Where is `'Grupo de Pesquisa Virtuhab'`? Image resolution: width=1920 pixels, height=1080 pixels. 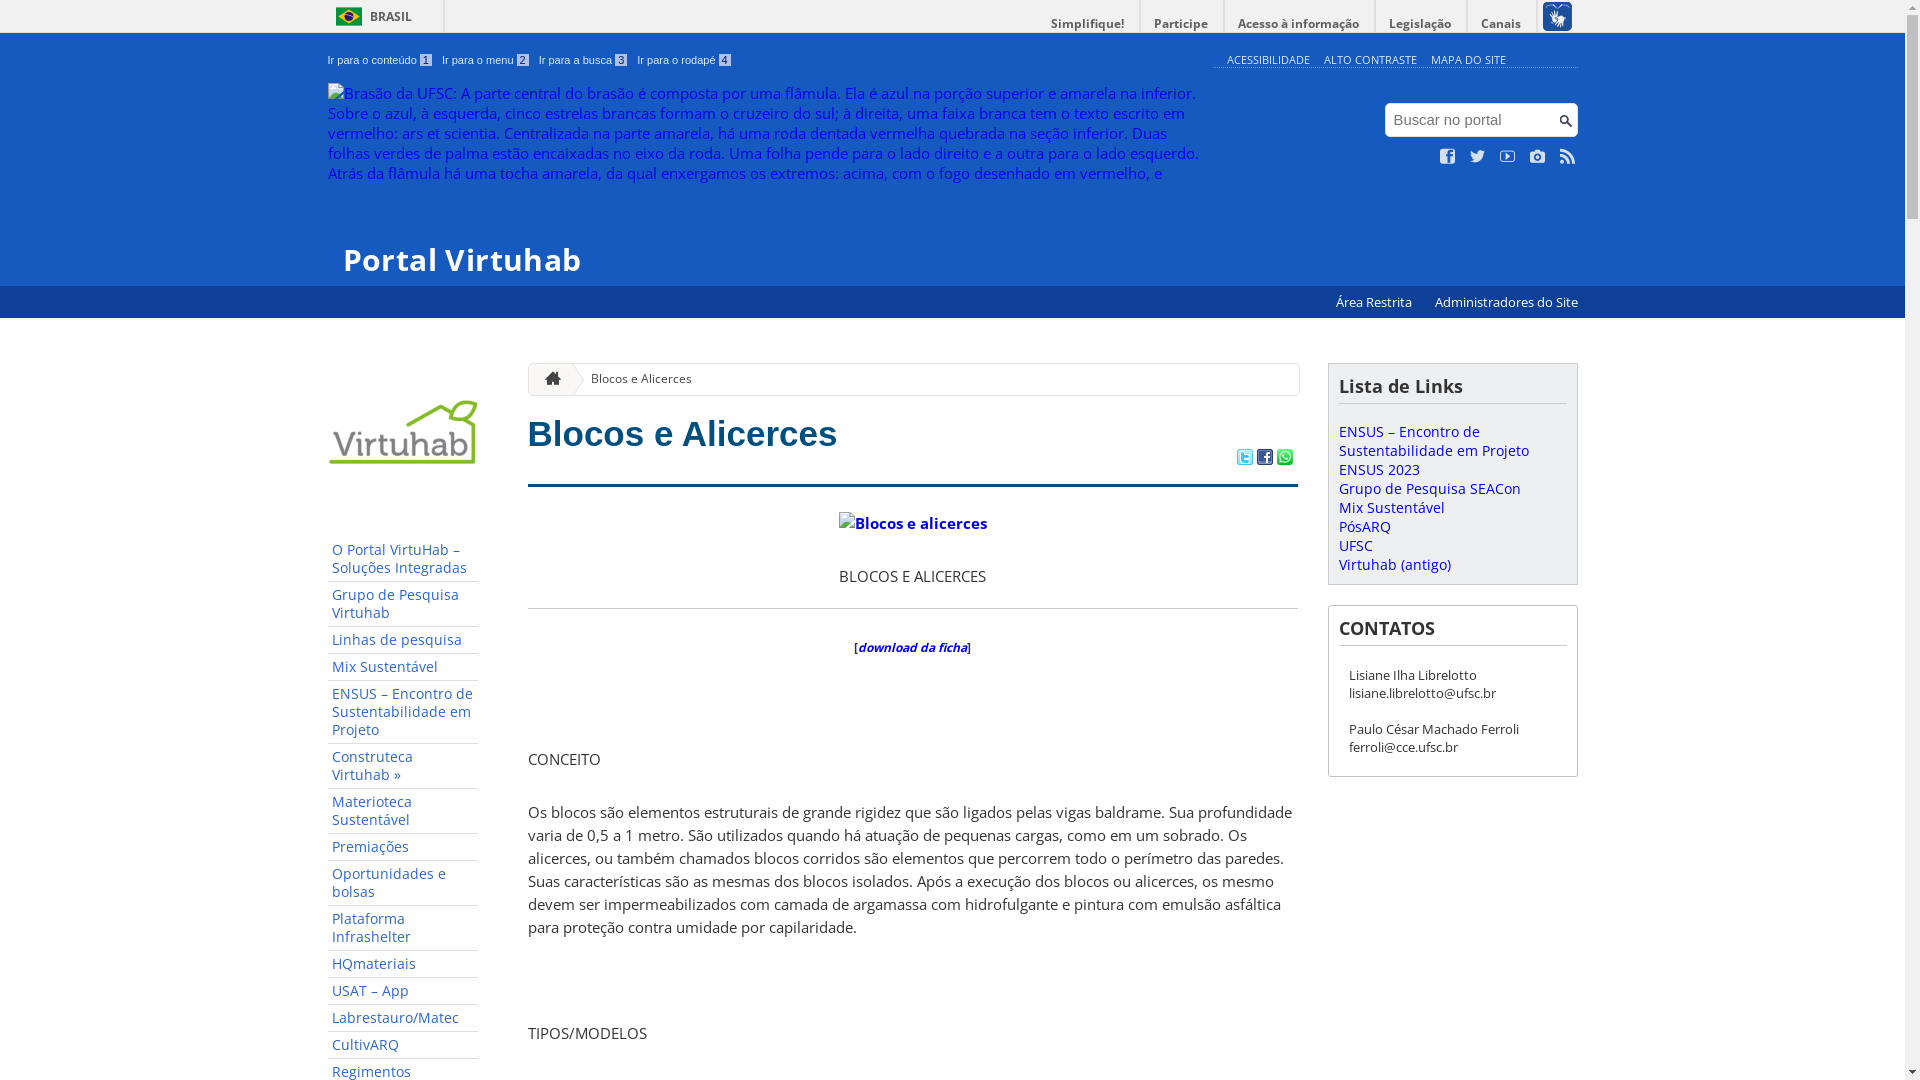
'Grupo de Pesquisa Virtuhab' is located at coordinates (402, 603).